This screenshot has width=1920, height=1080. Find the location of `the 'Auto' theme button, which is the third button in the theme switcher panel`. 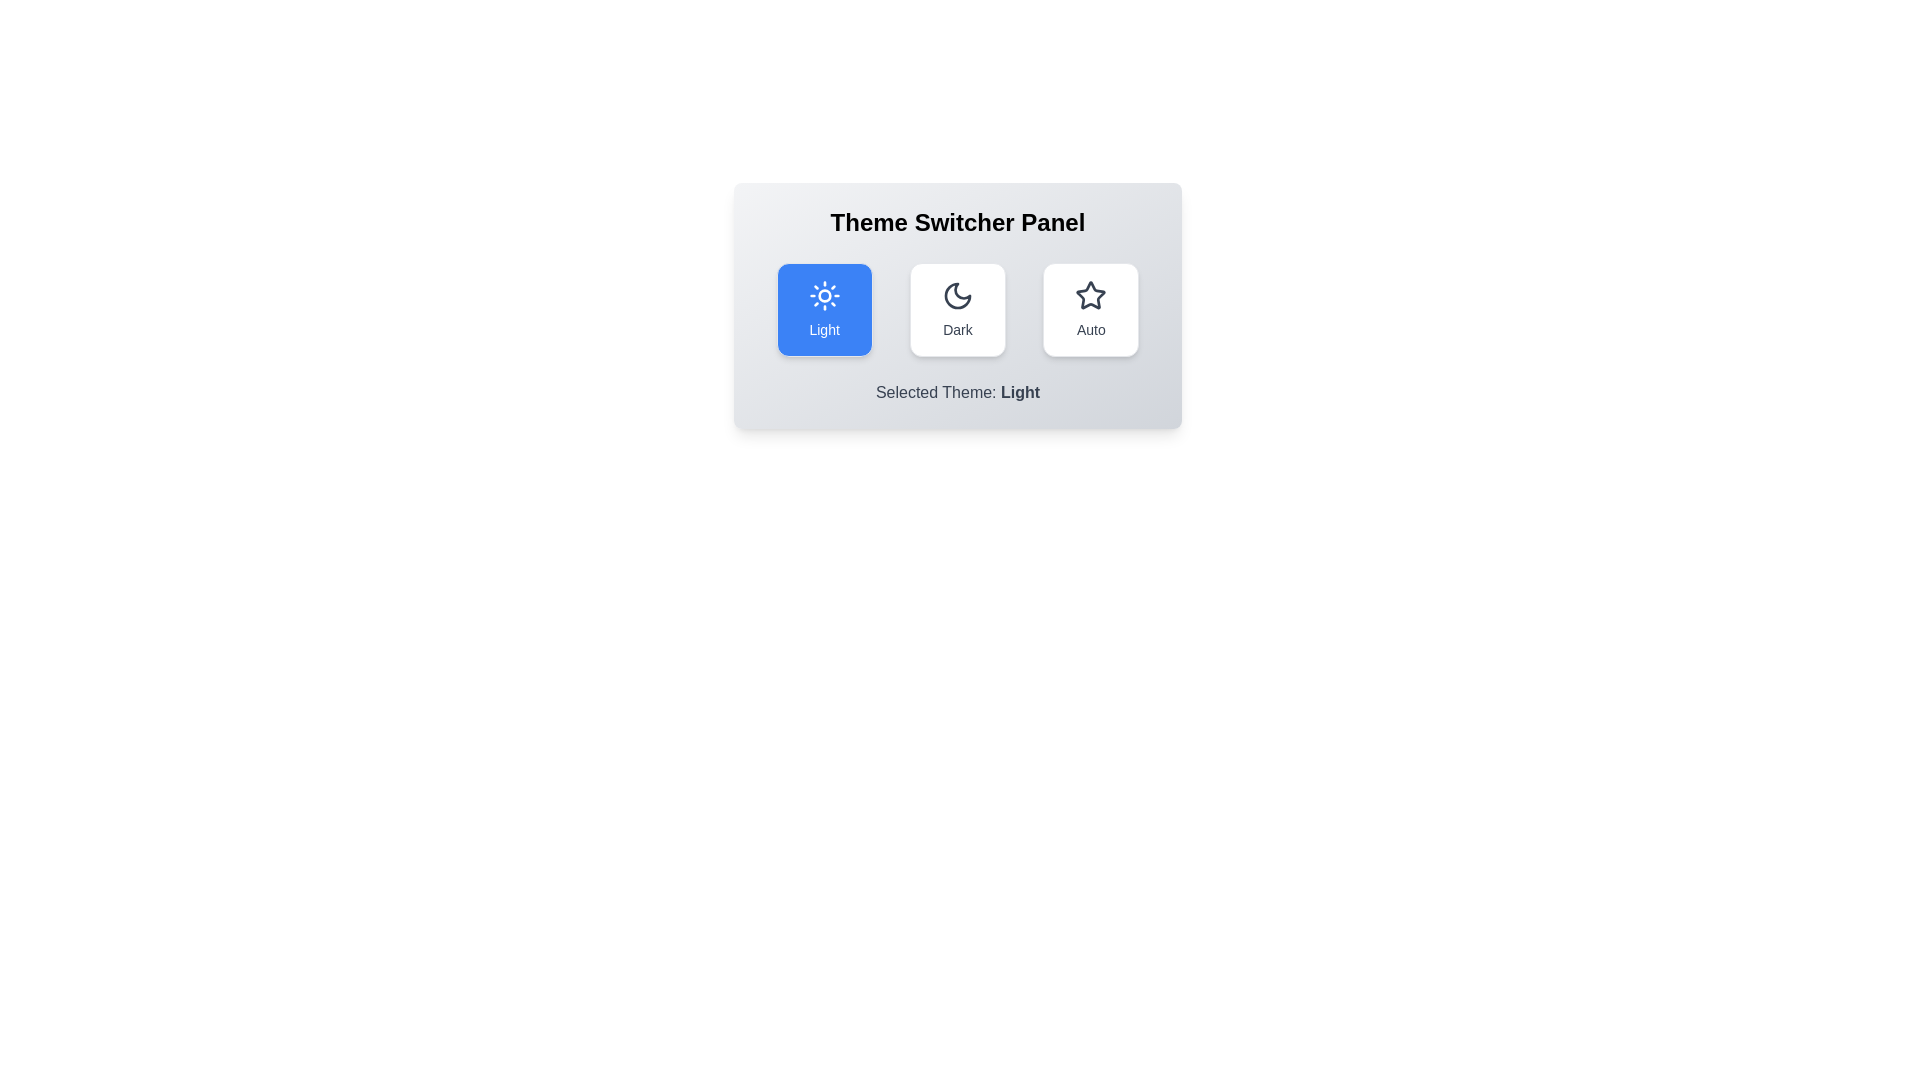

the 'Auto' theme button, which is the third button in the theme switcher panel is located at coordinates (1090, 309).